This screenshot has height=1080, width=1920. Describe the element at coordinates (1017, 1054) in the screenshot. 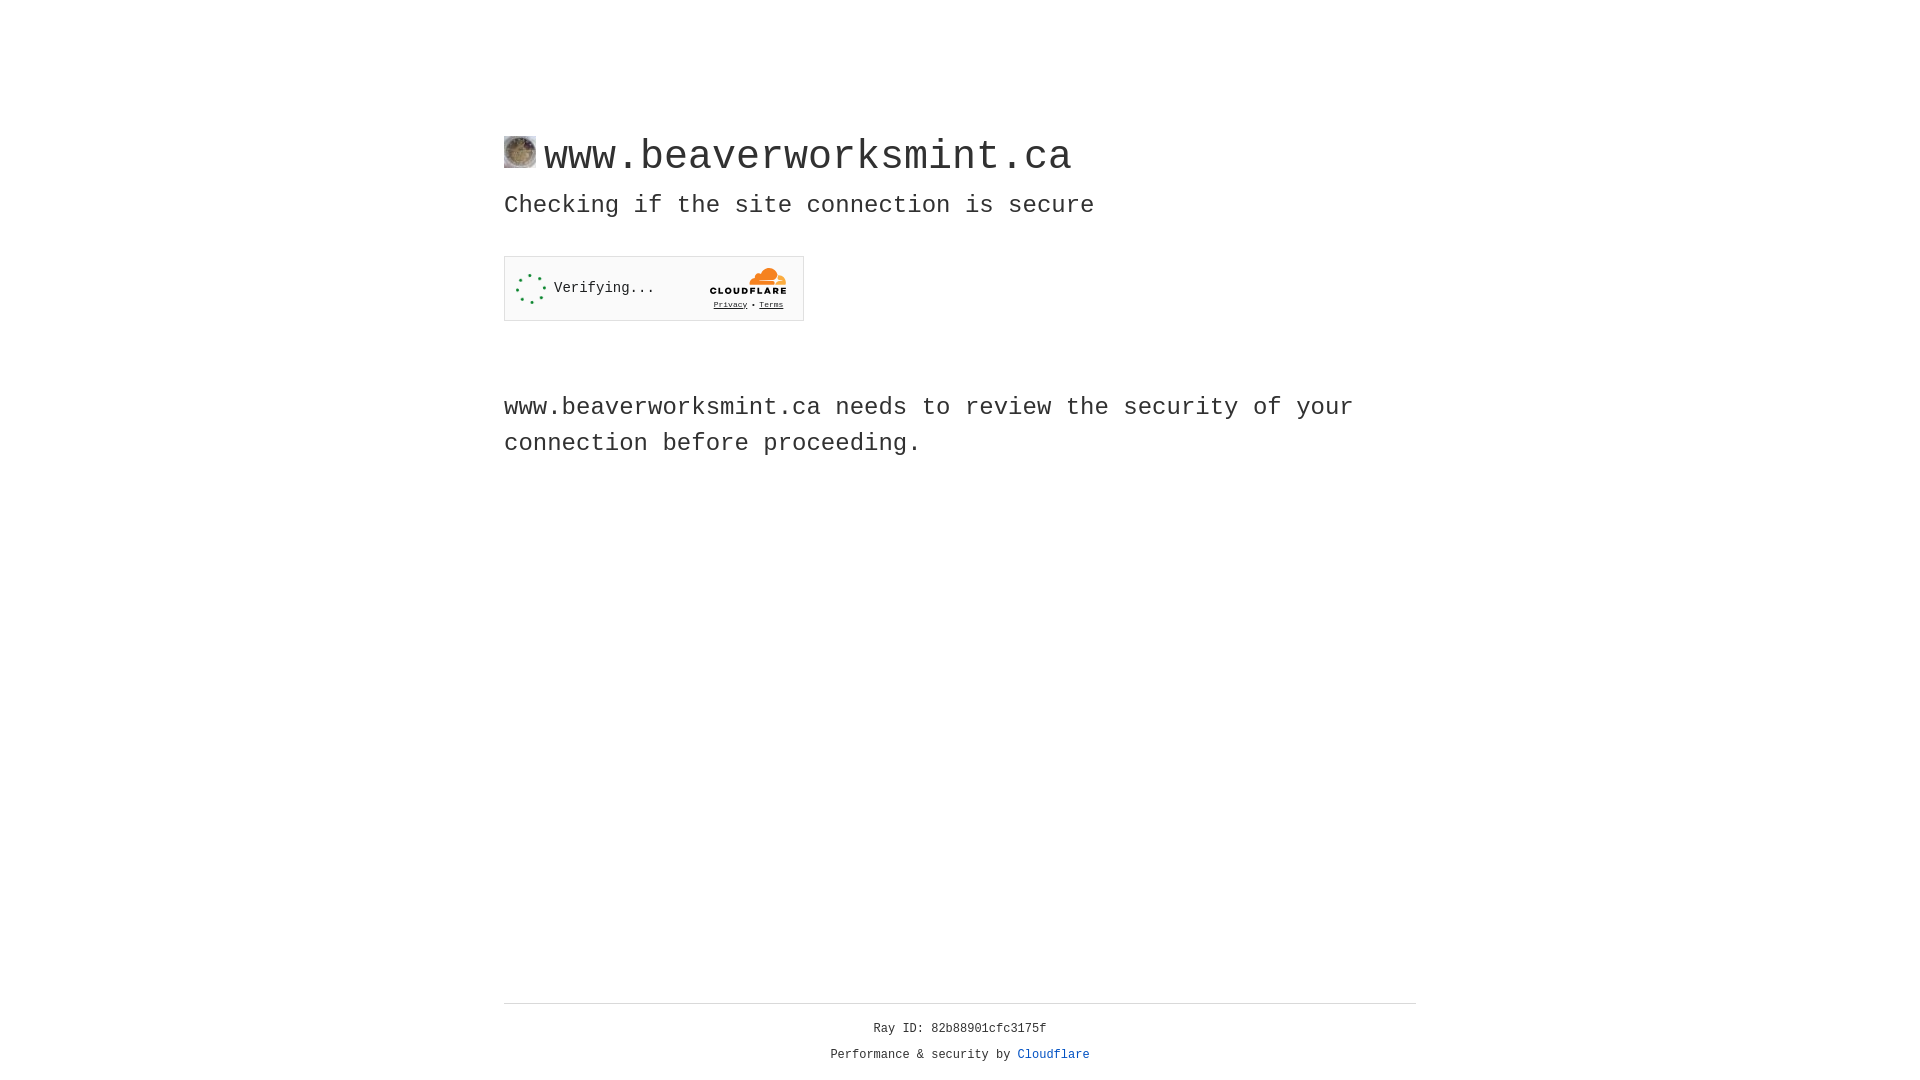

I see `'Cloudflare'` at that location.